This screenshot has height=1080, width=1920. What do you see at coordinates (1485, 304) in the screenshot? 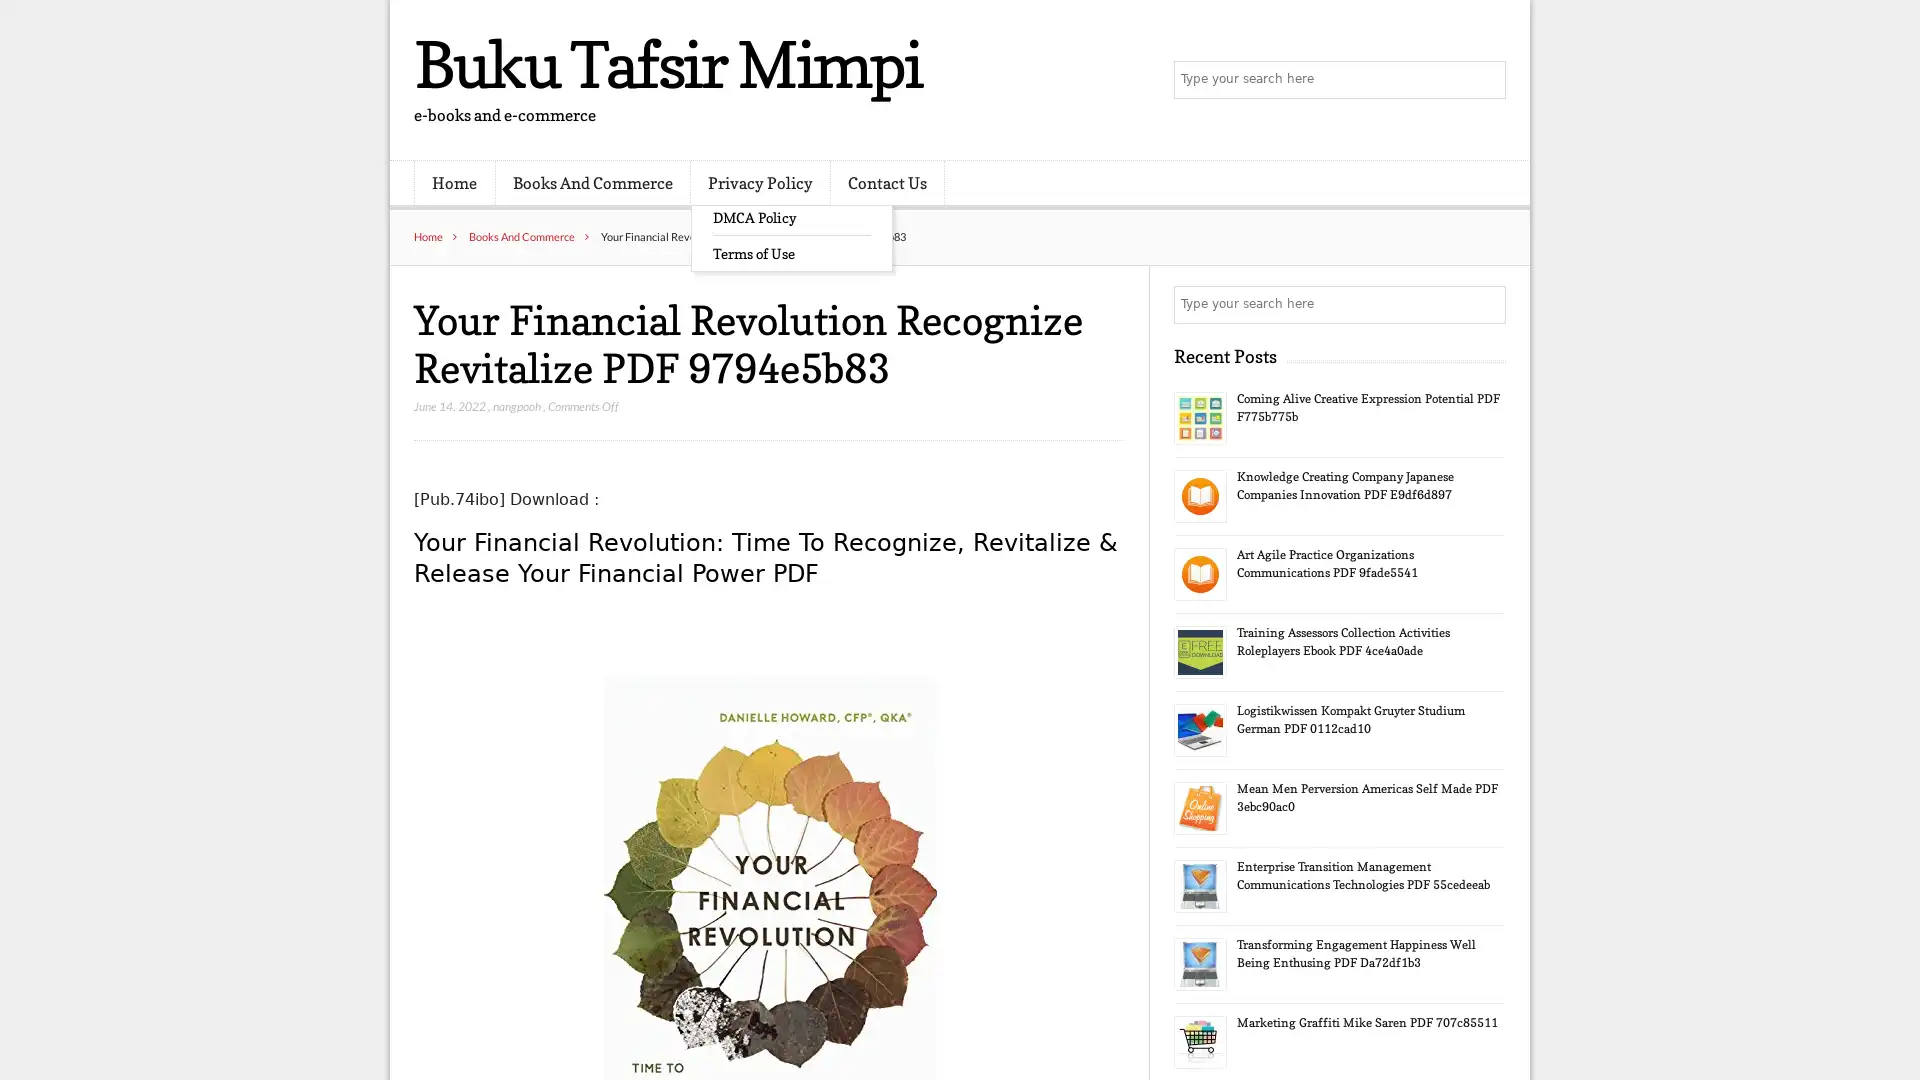
I see `Search` at bounding box center [1485, 304].